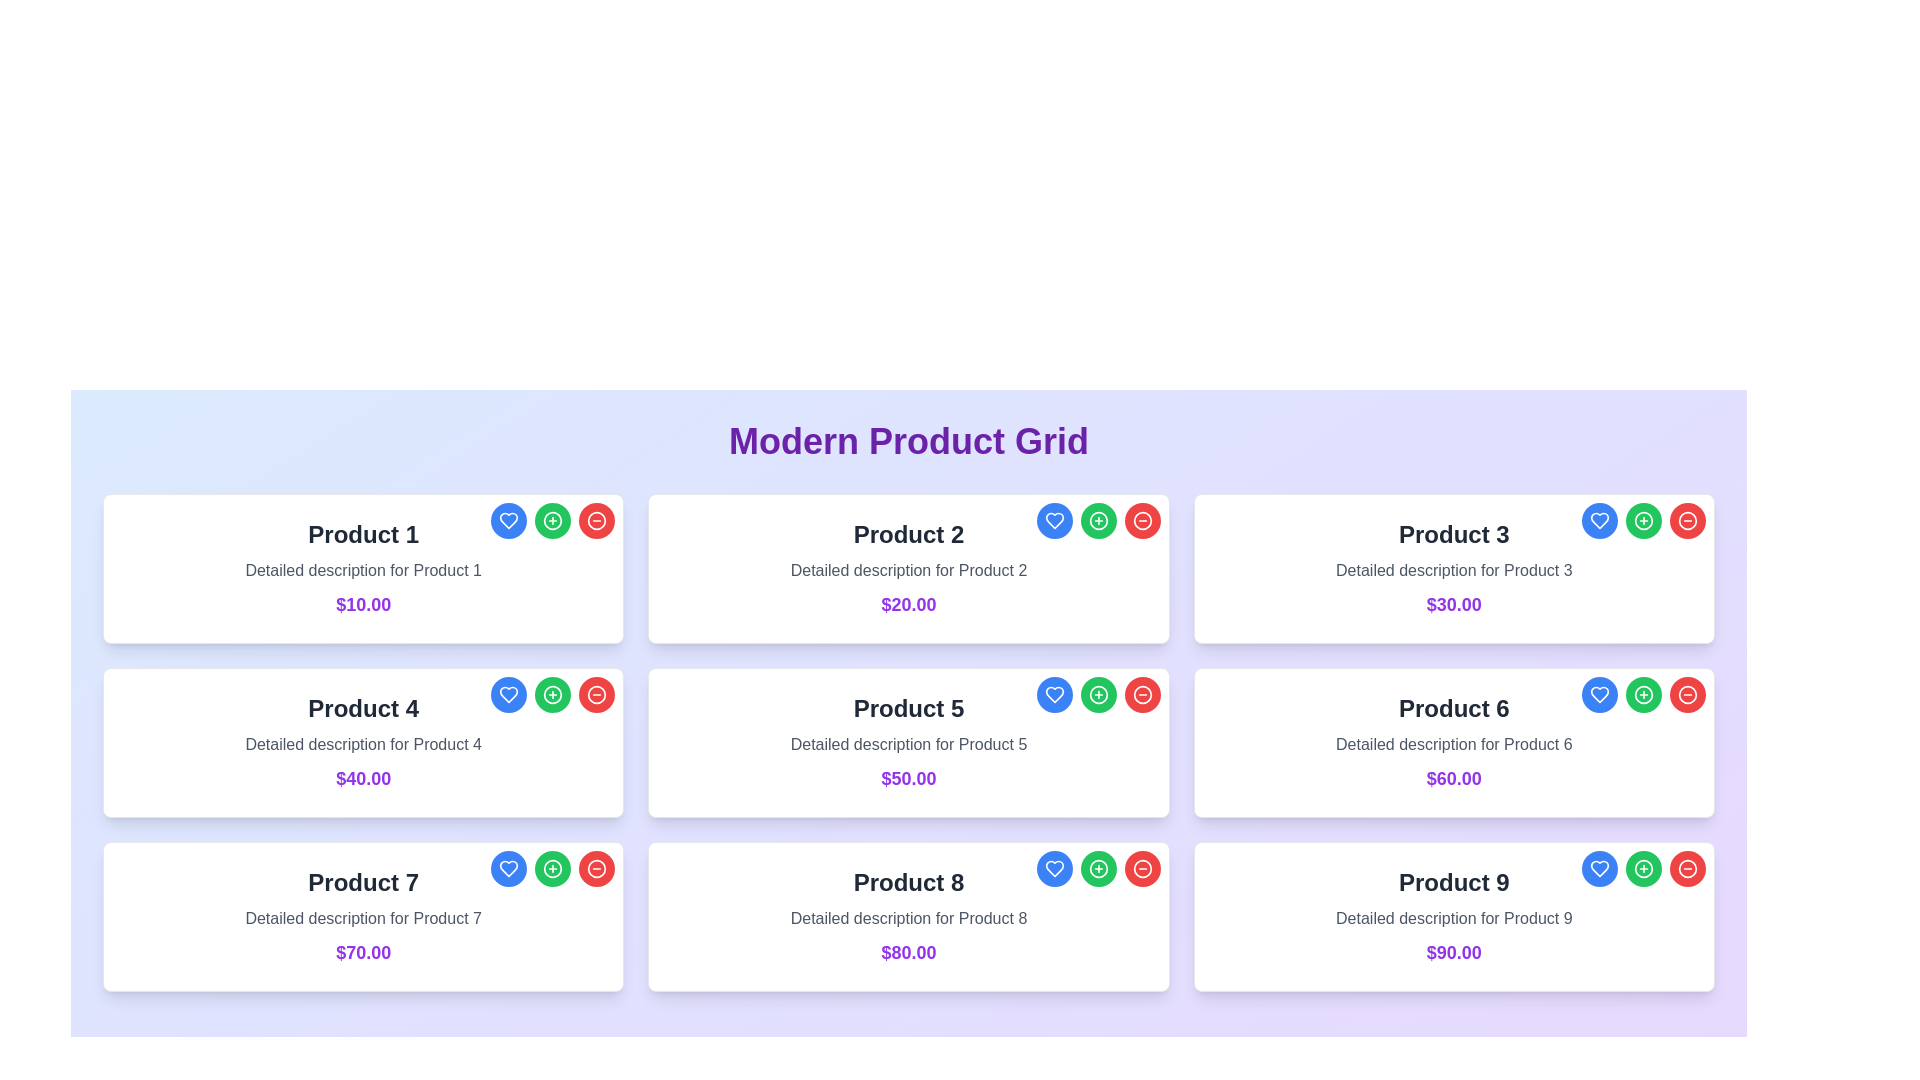 The image size is (1920, 1080). What do you see at coordinates (363, 570) in the screenshot?
I see `text content of the text element displaying 'Detailed description for Product 1', which is located below the title 'Product 1' and above the price '$10.00' in the first product card` at bounding box center [363, 570].